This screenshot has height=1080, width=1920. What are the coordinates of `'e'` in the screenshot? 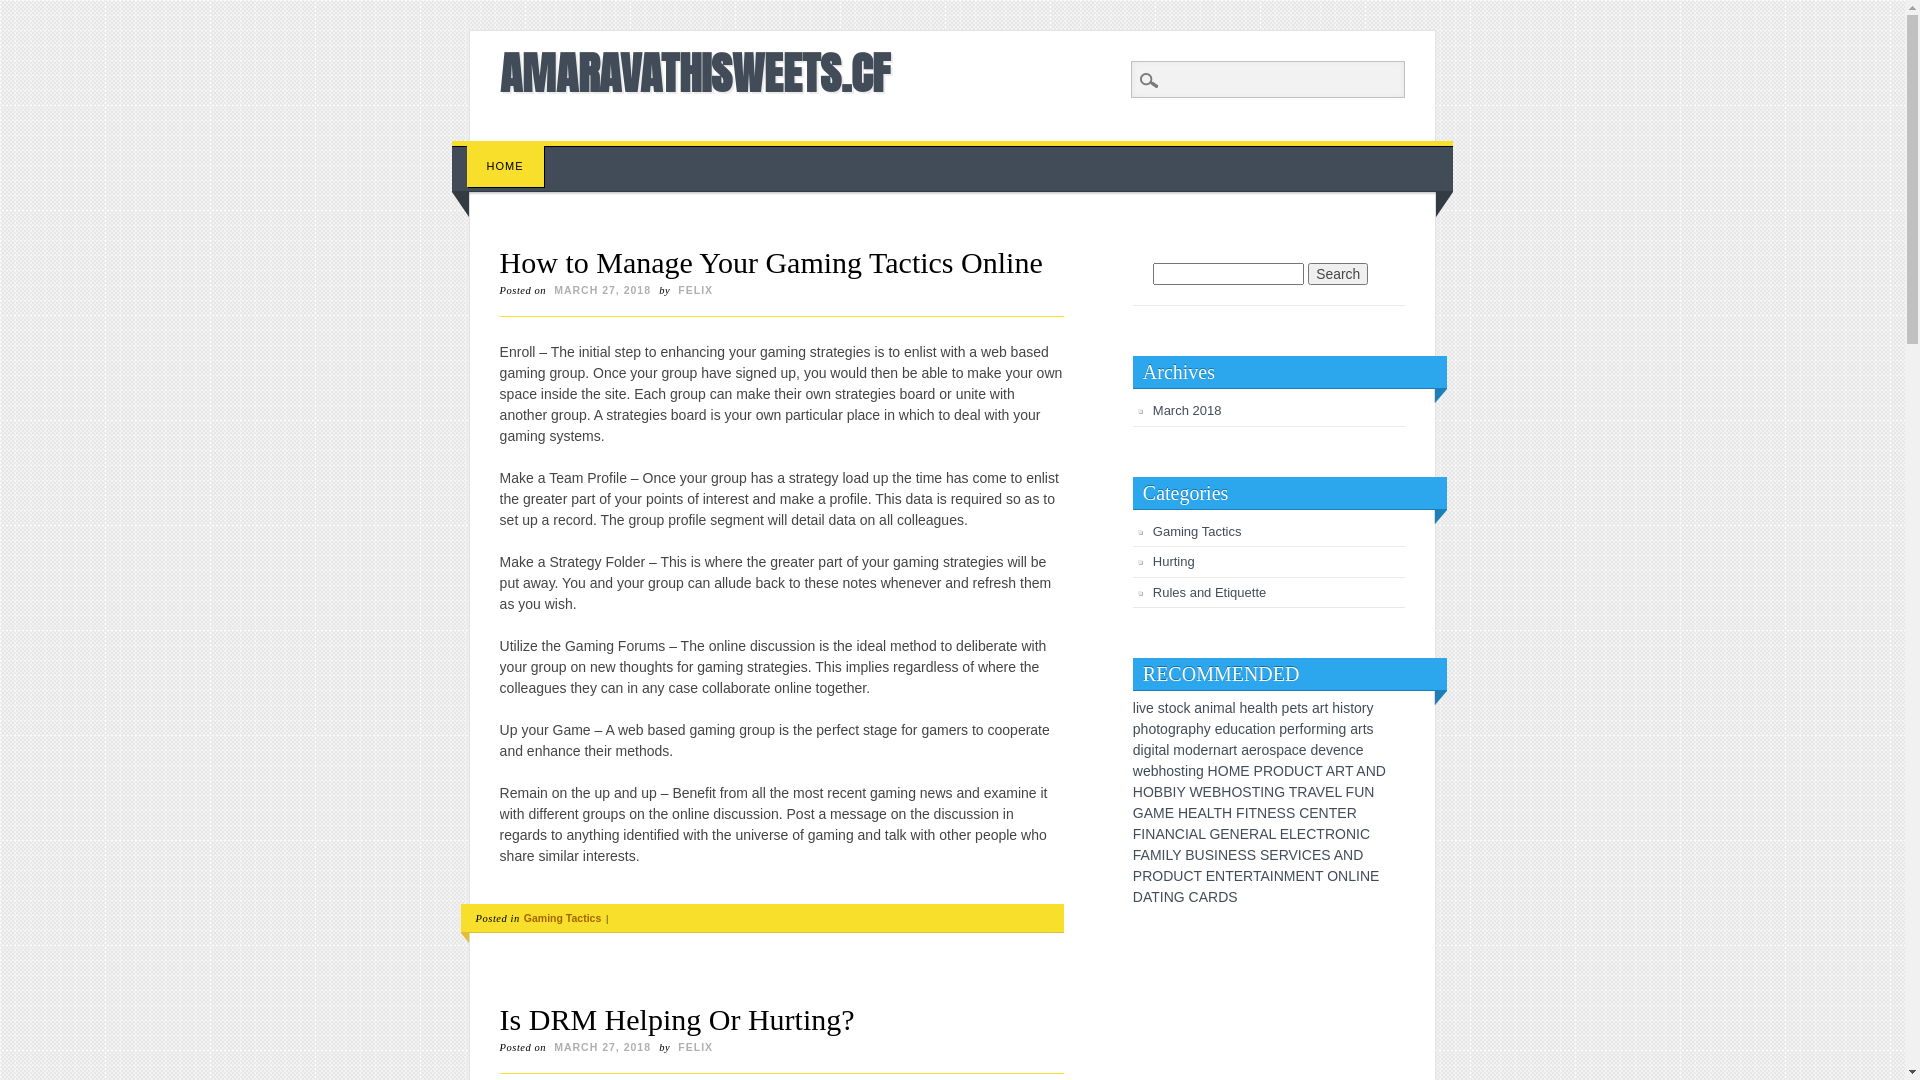 It's located at (1251, 749).